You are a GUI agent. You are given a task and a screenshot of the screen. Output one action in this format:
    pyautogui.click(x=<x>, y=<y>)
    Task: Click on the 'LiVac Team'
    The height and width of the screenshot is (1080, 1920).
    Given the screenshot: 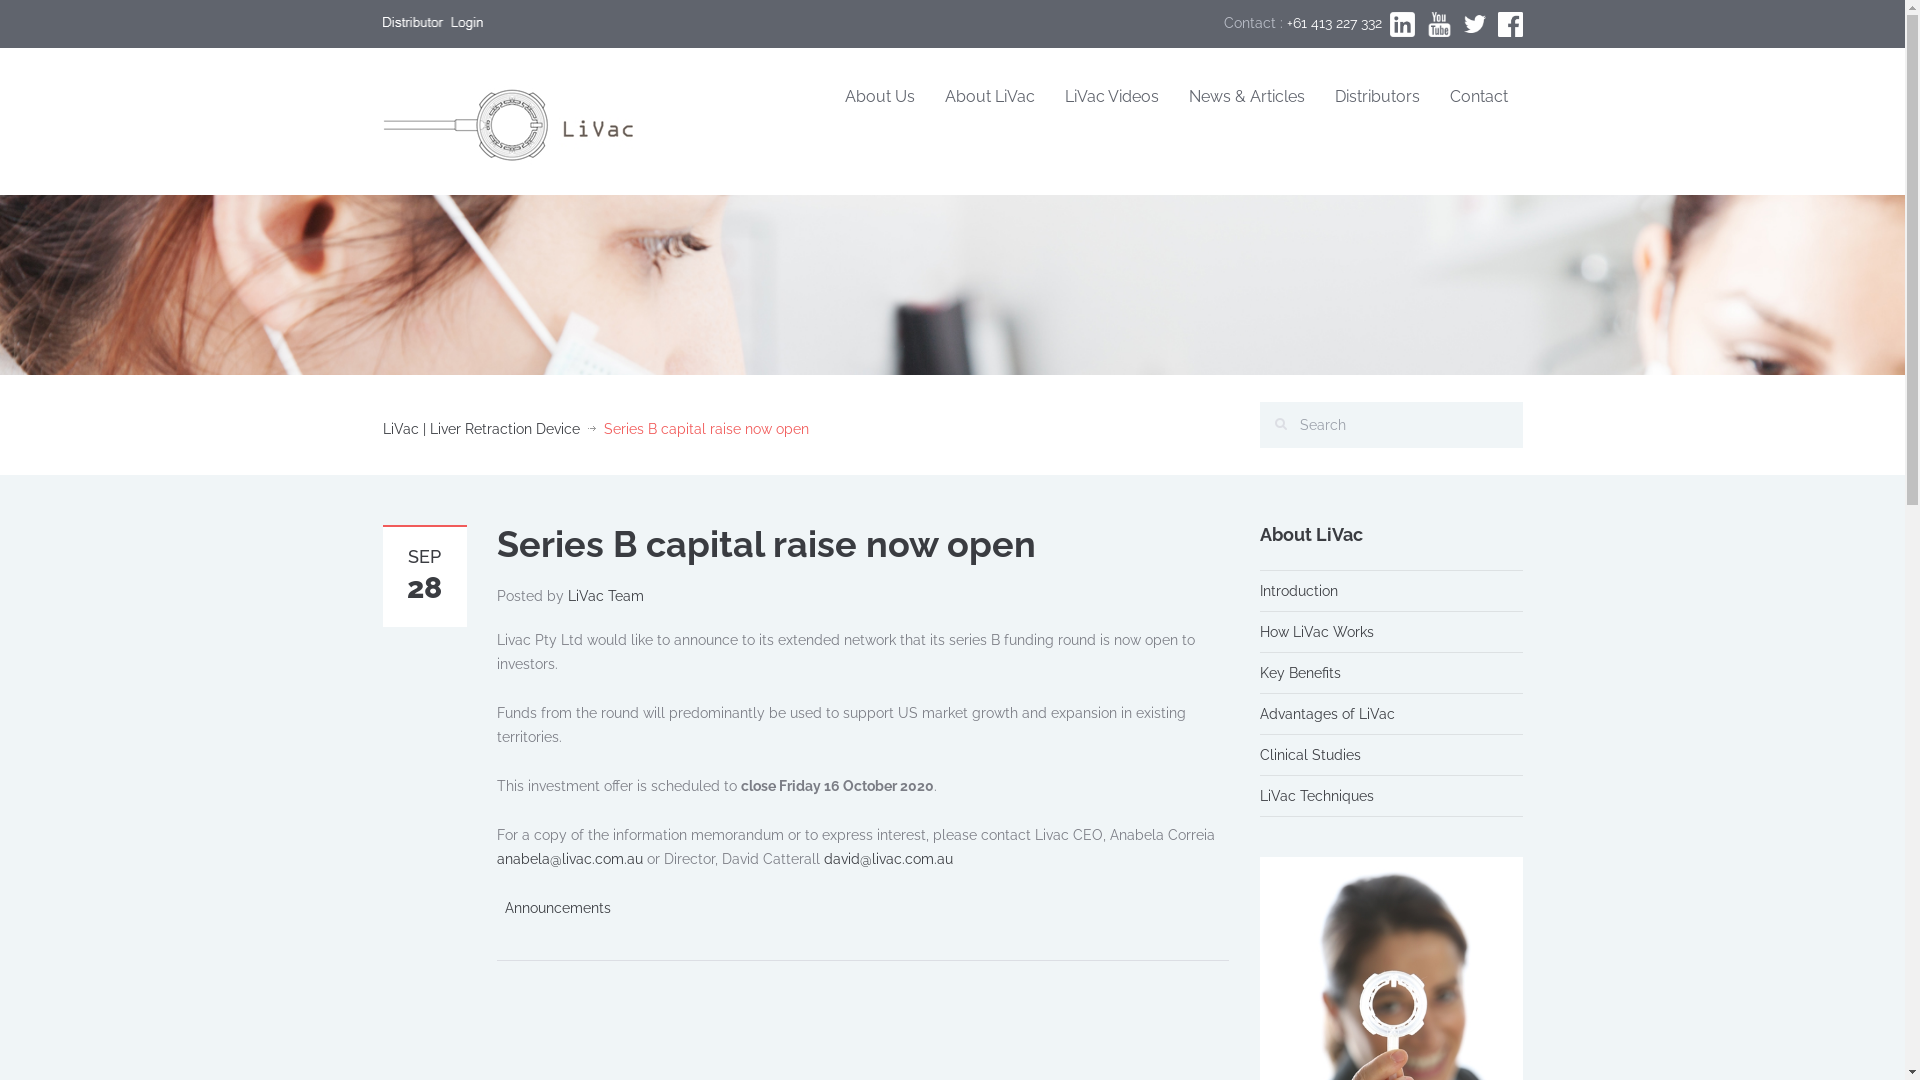 What is the action you would take?
    pyautogui.click(x=604, y=595)
    